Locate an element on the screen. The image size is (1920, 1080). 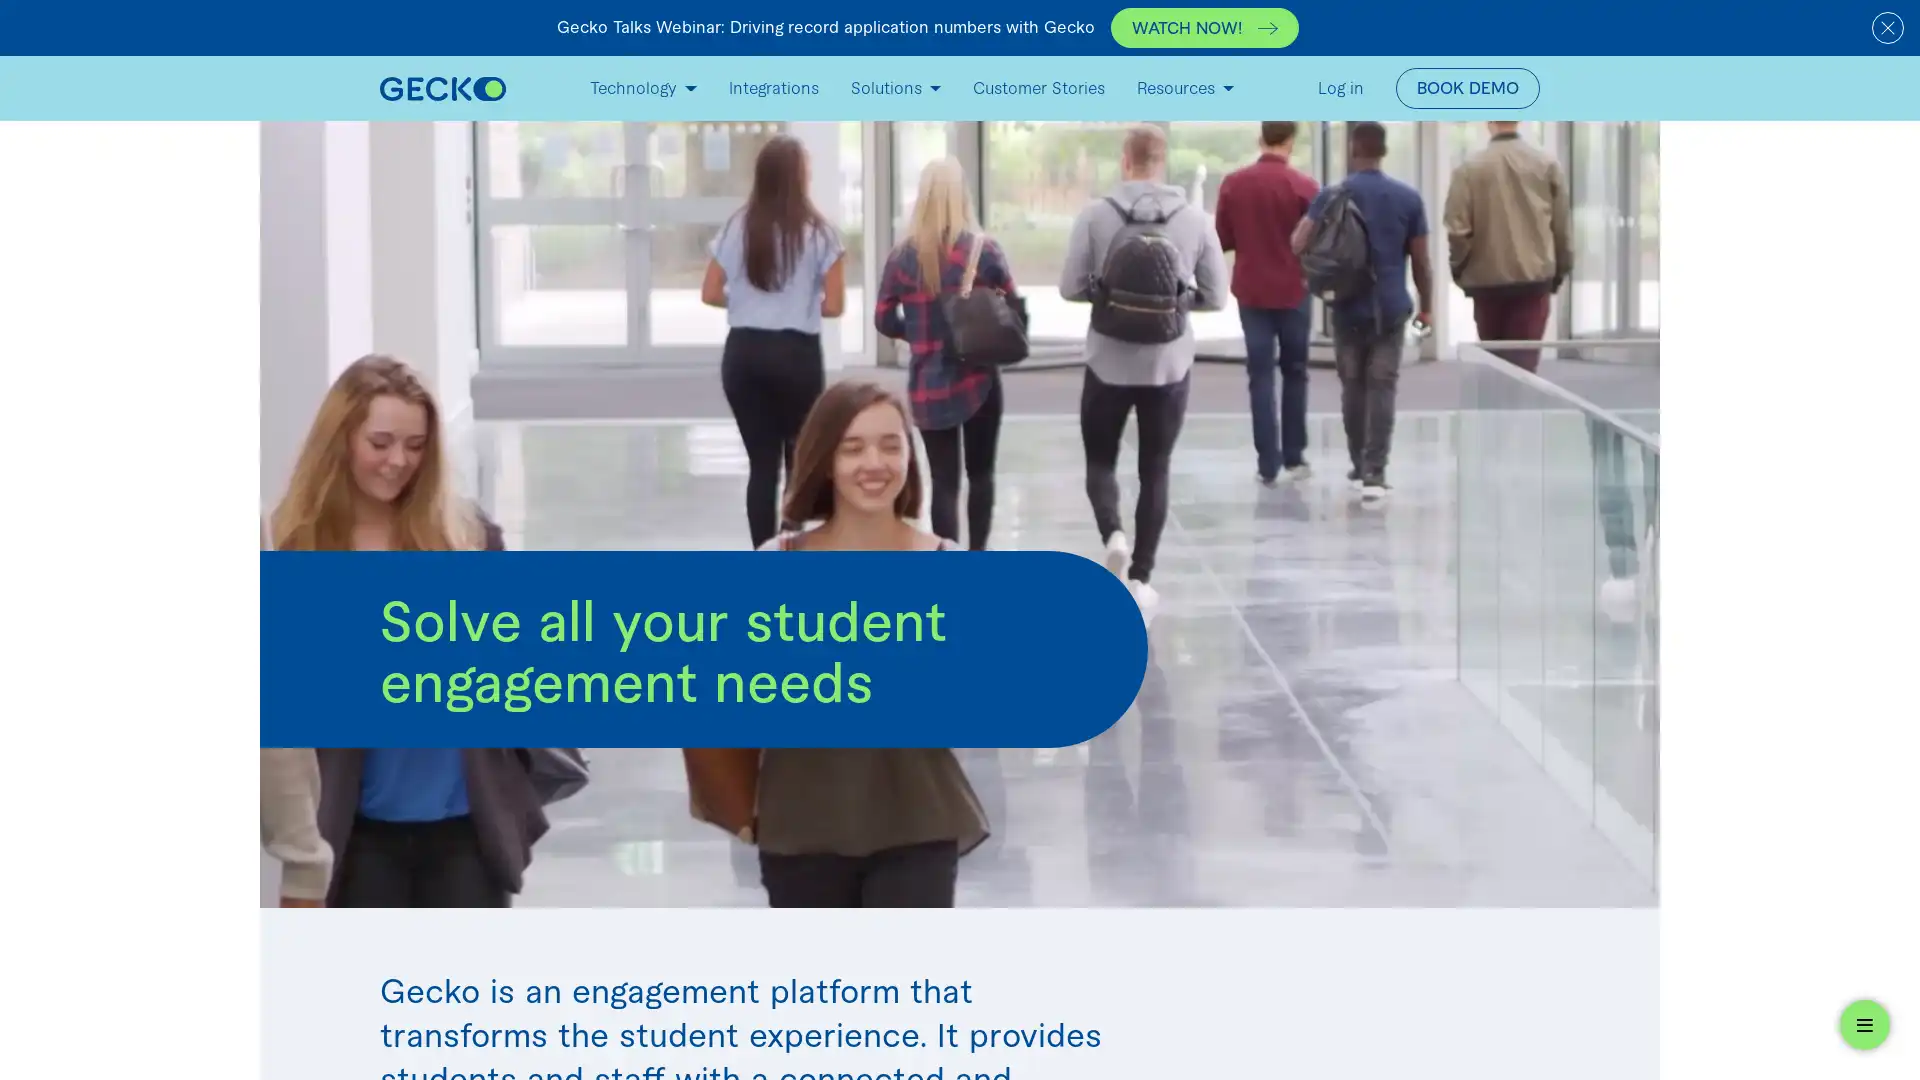
Oooh, what's this? Check out our *FREE* student engagement widget below. is located at coordinates (1738, 960).